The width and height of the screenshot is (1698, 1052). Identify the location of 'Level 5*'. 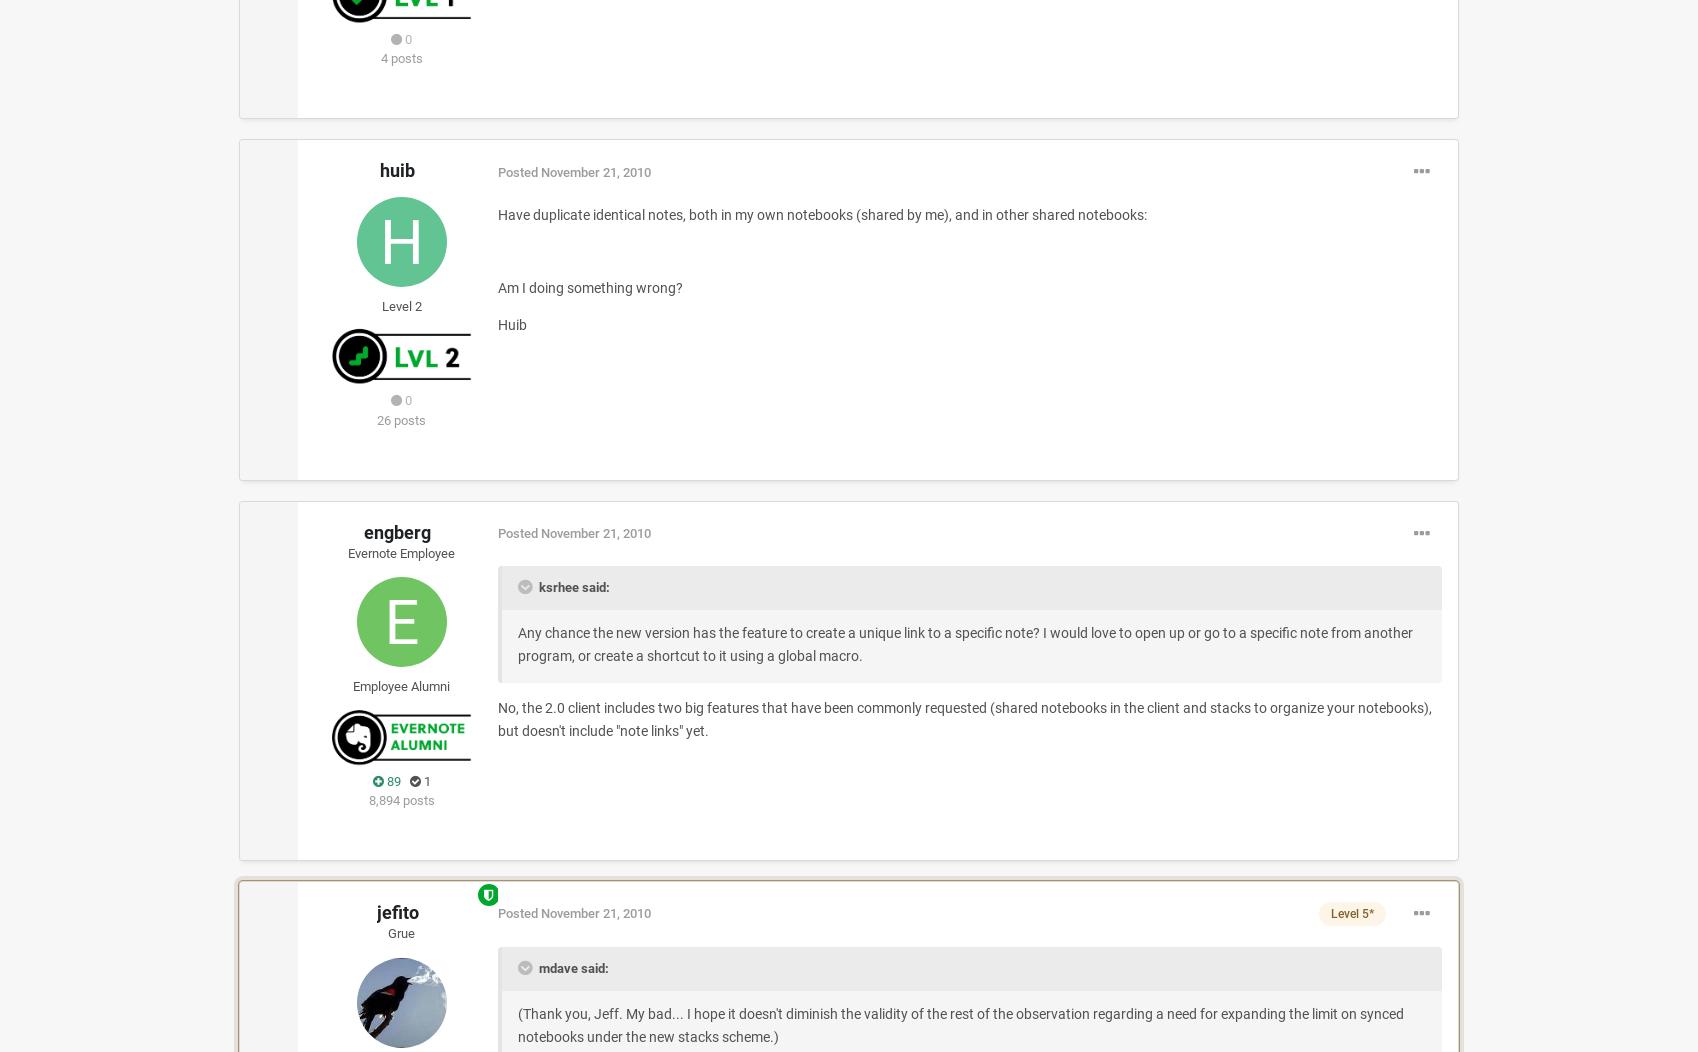
(1351, 913).